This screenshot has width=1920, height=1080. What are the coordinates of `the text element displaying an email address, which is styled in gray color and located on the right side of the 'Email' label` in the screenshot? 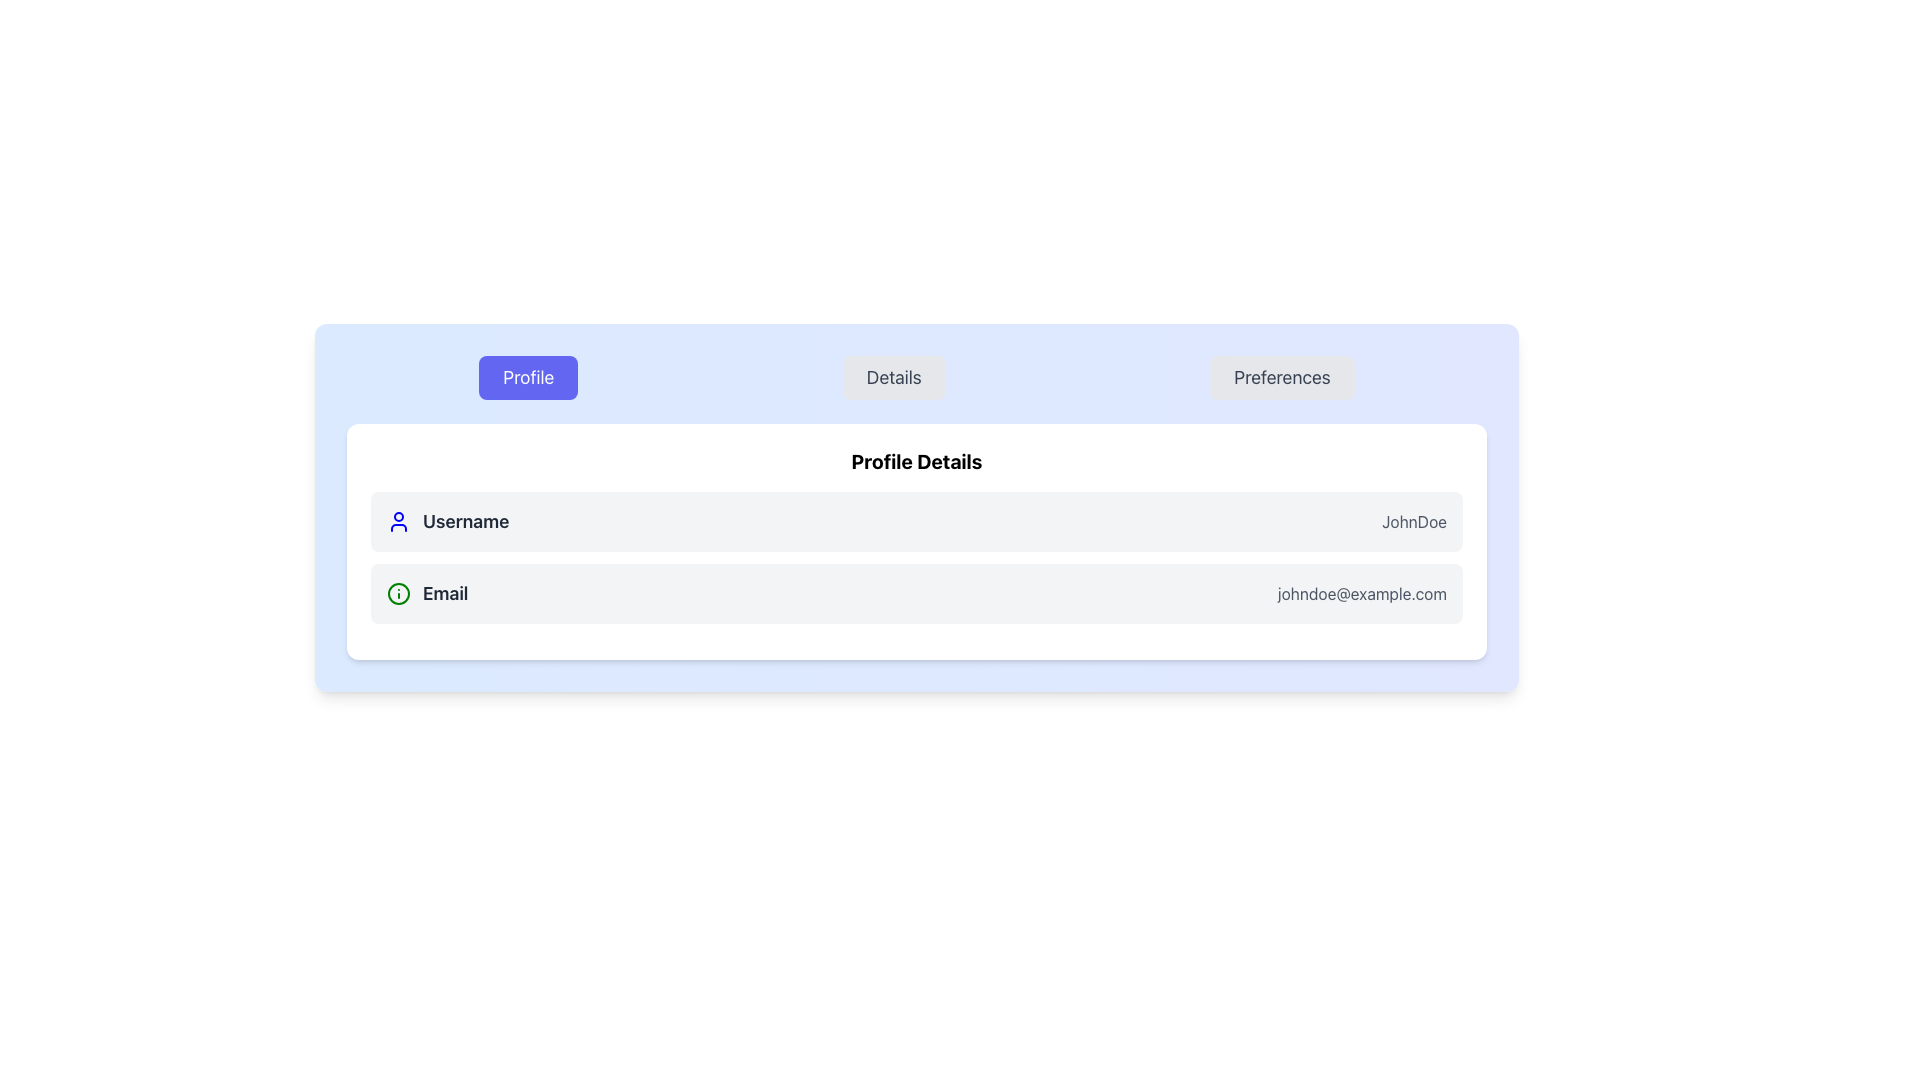 It's located at (1361, 593).